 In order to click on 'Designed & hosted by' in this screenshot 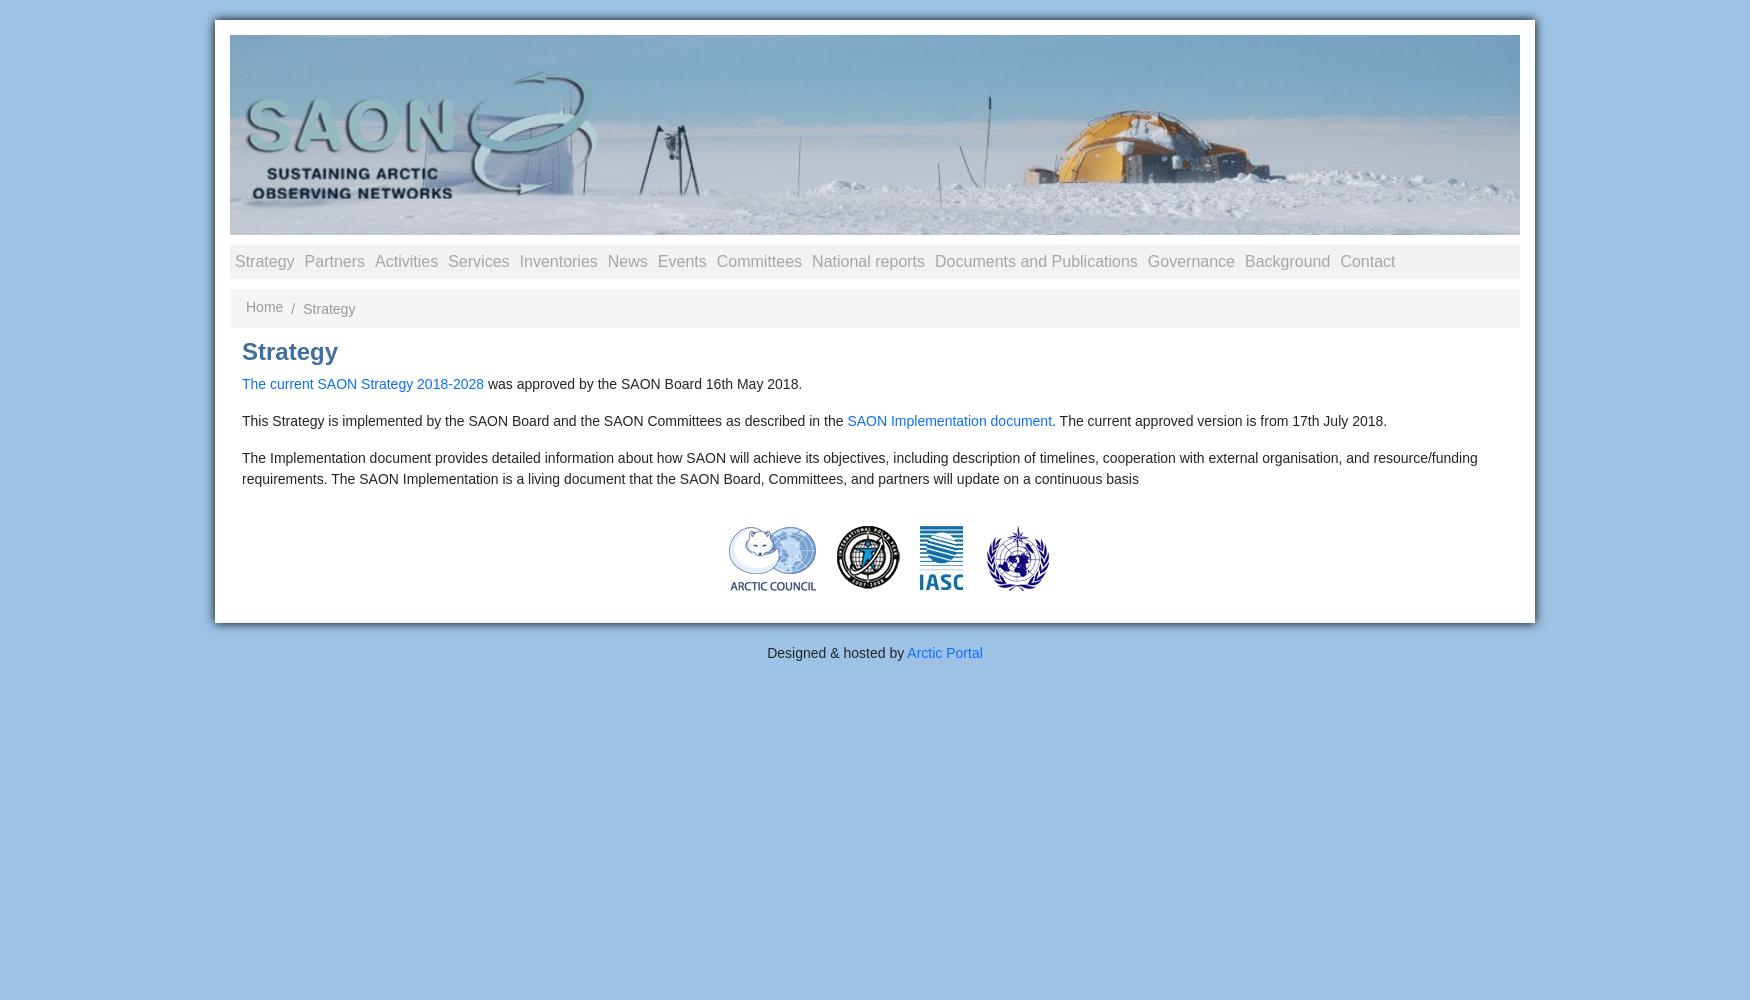, I will do `click(766, 653)`.